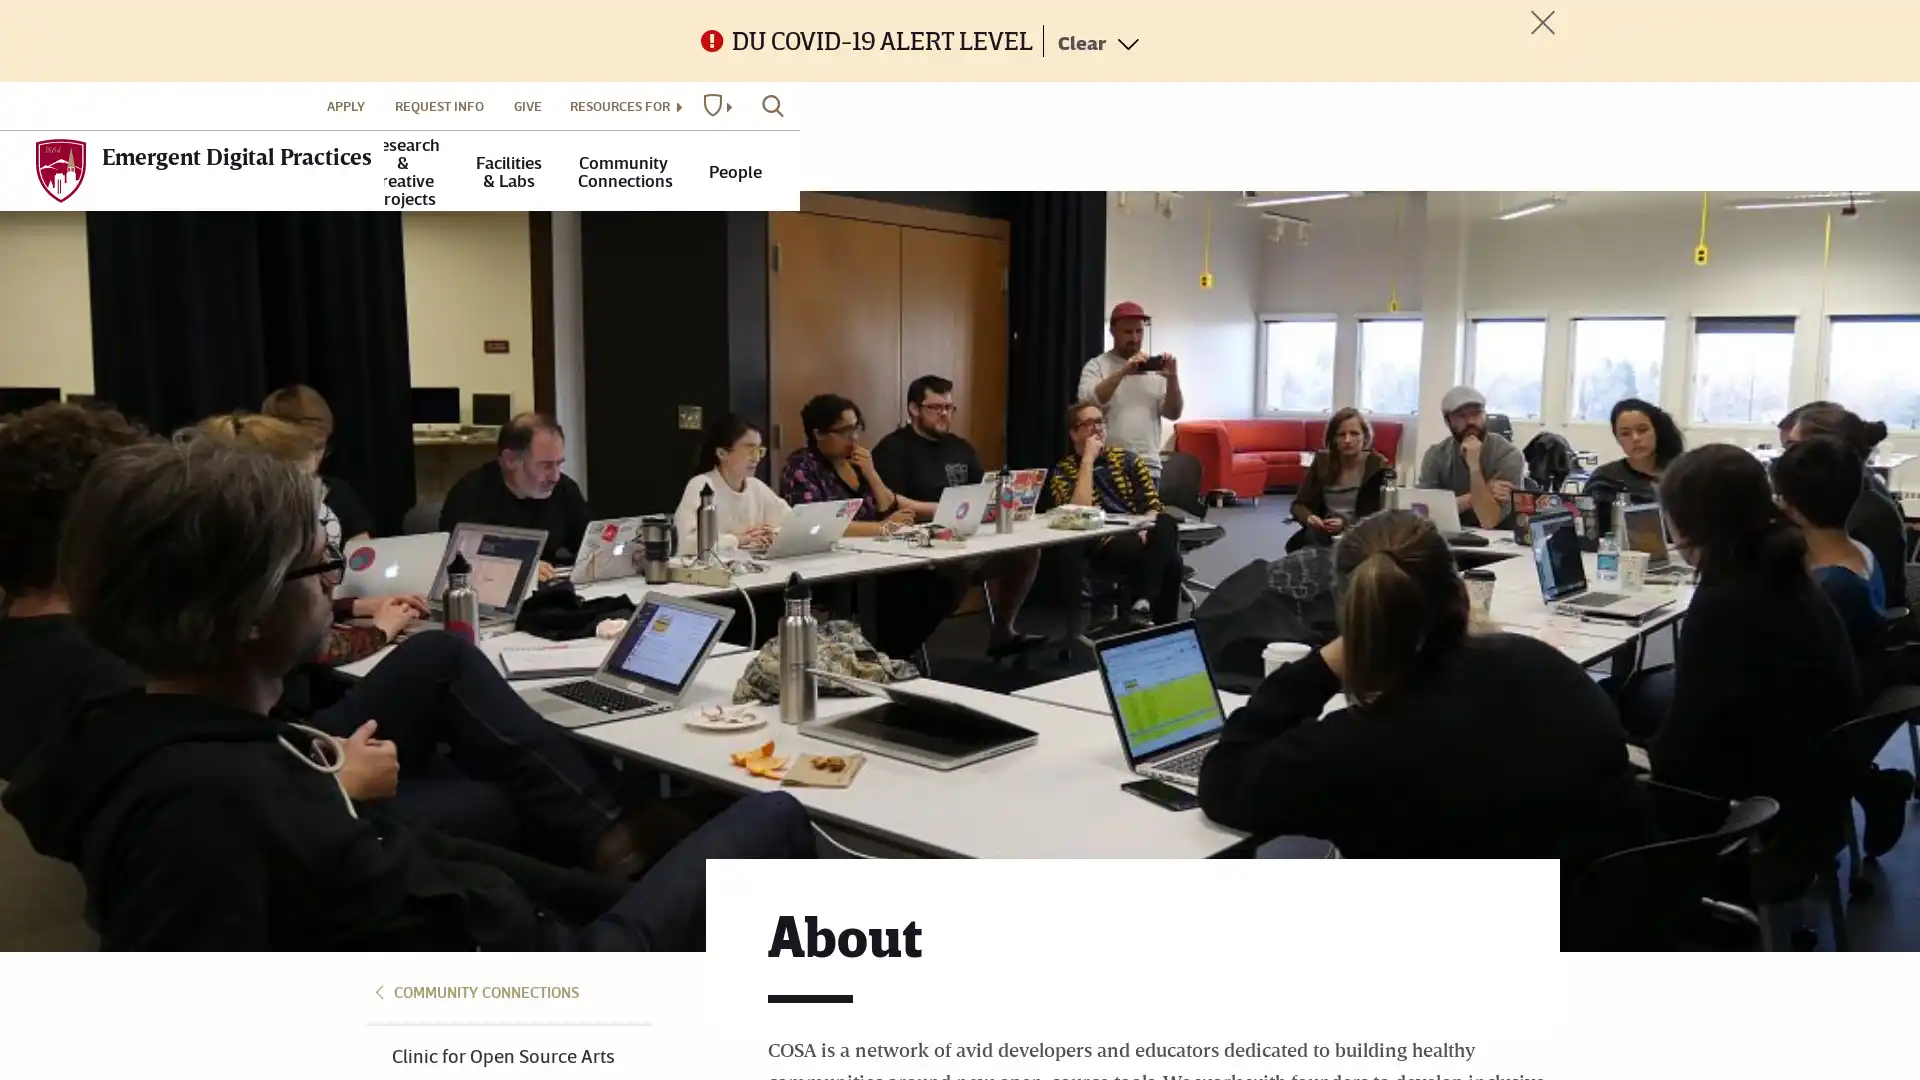 The height and width of the screenshot is (1080, 1920). I want to click on Toggle Alert, so click(1541, 22).